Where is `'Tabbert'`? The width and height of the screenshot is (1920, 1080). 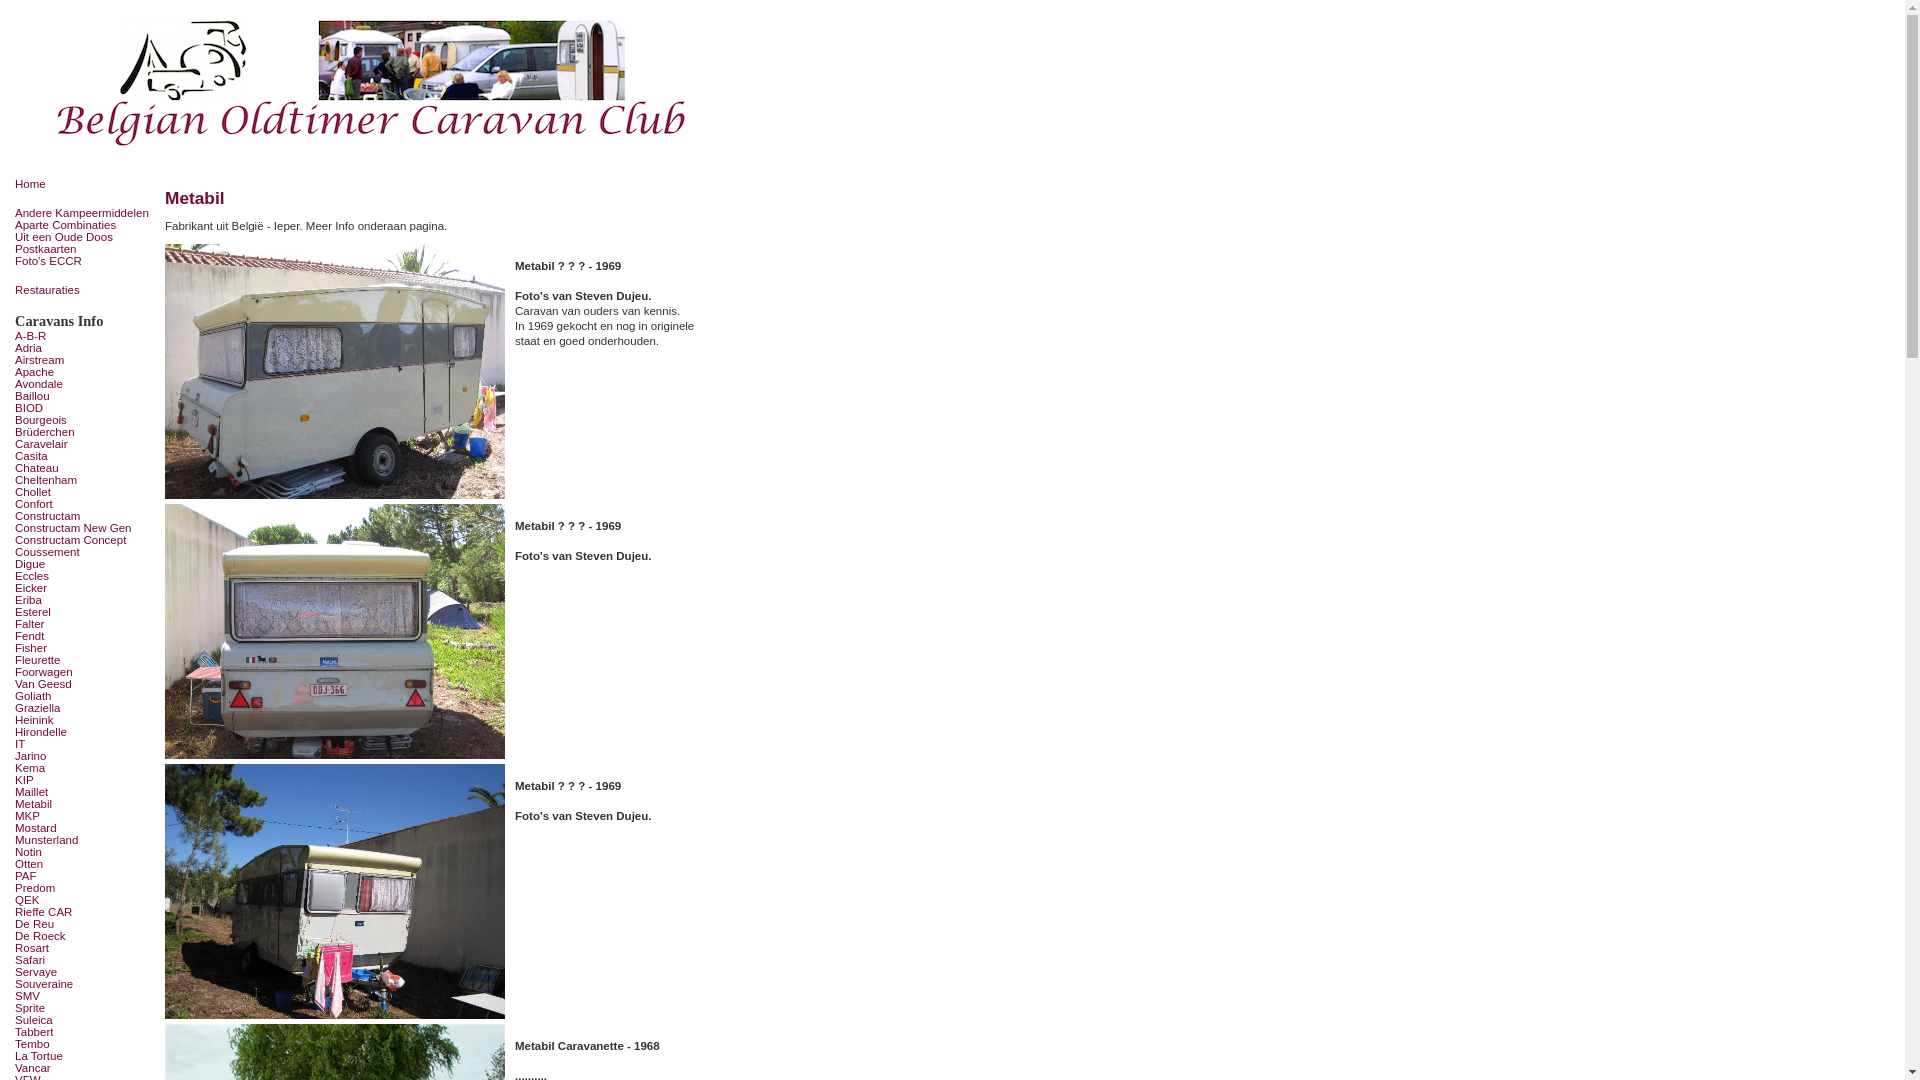
'Tabbert' is located at coordinates (14, 1032).